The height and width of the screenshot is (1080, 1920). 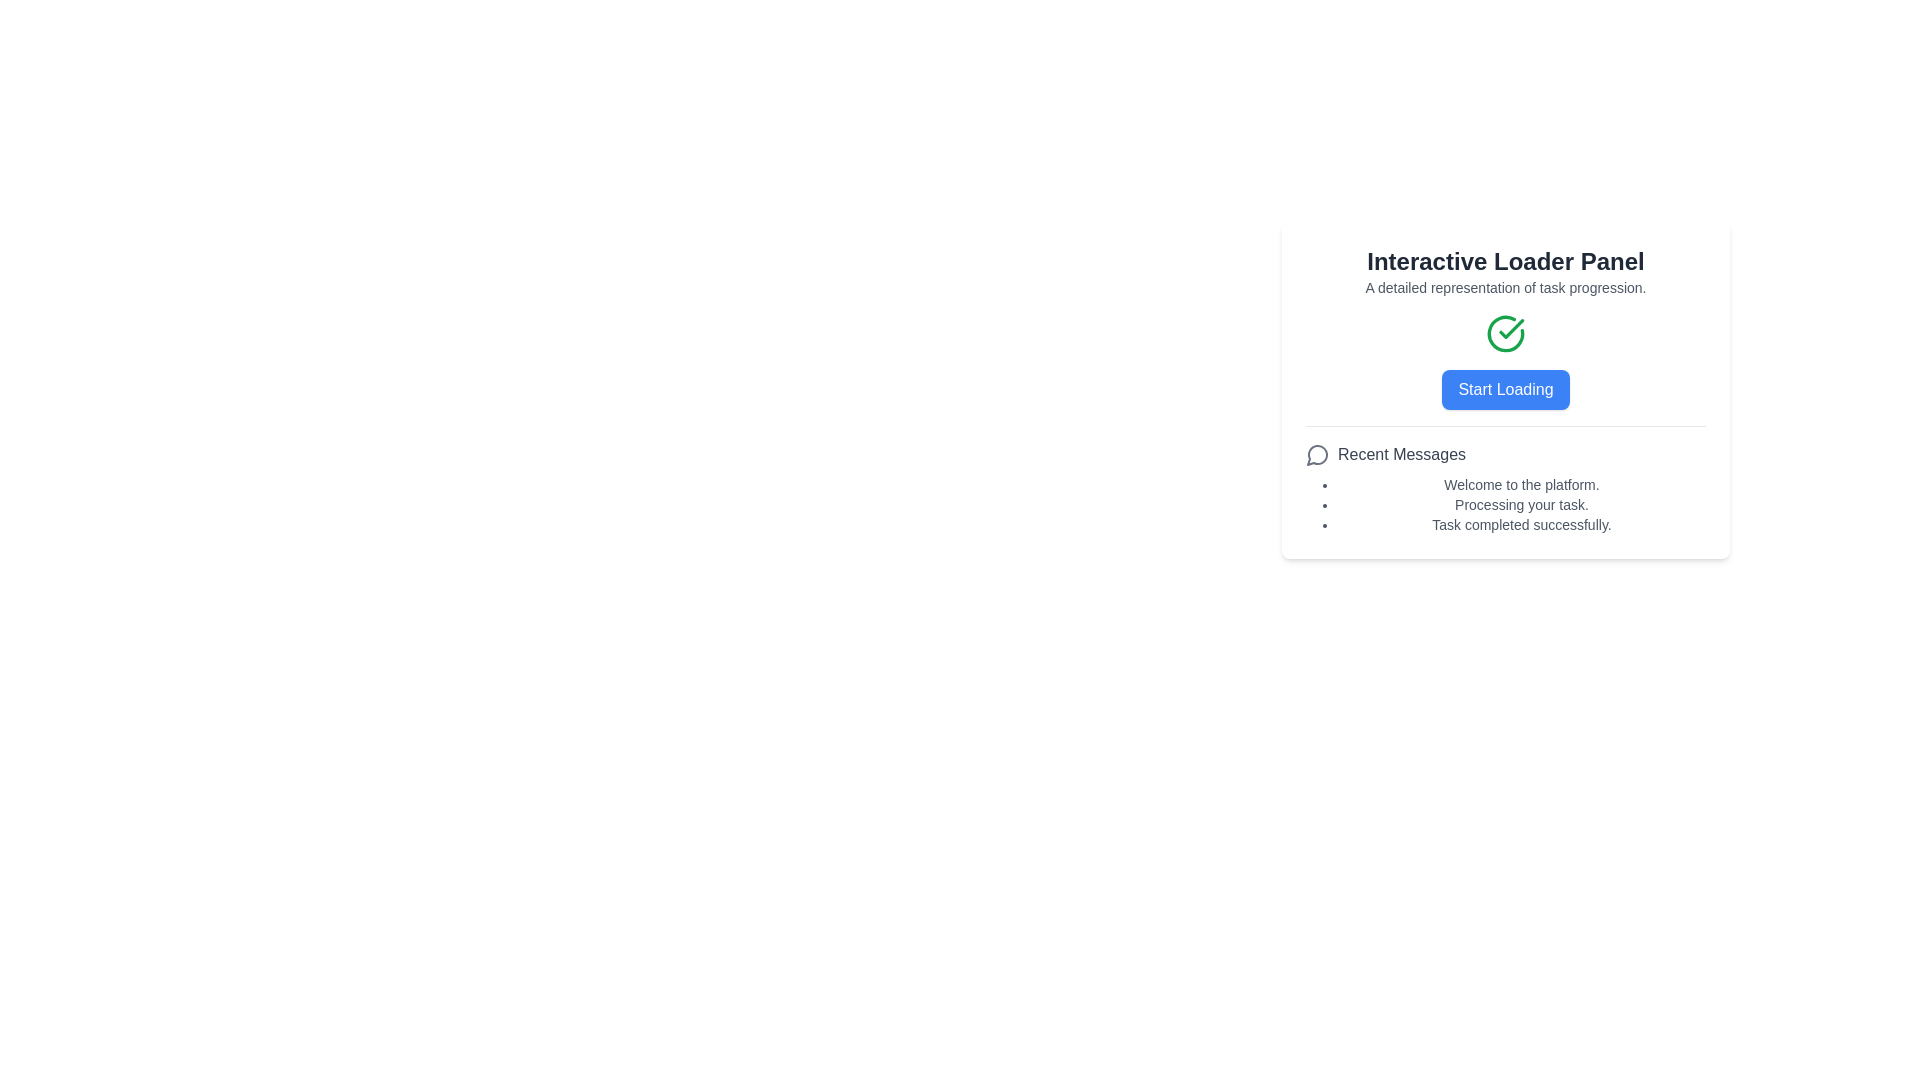 I want to click on the 'Start Loading' button, so click(x=1506, y=362).